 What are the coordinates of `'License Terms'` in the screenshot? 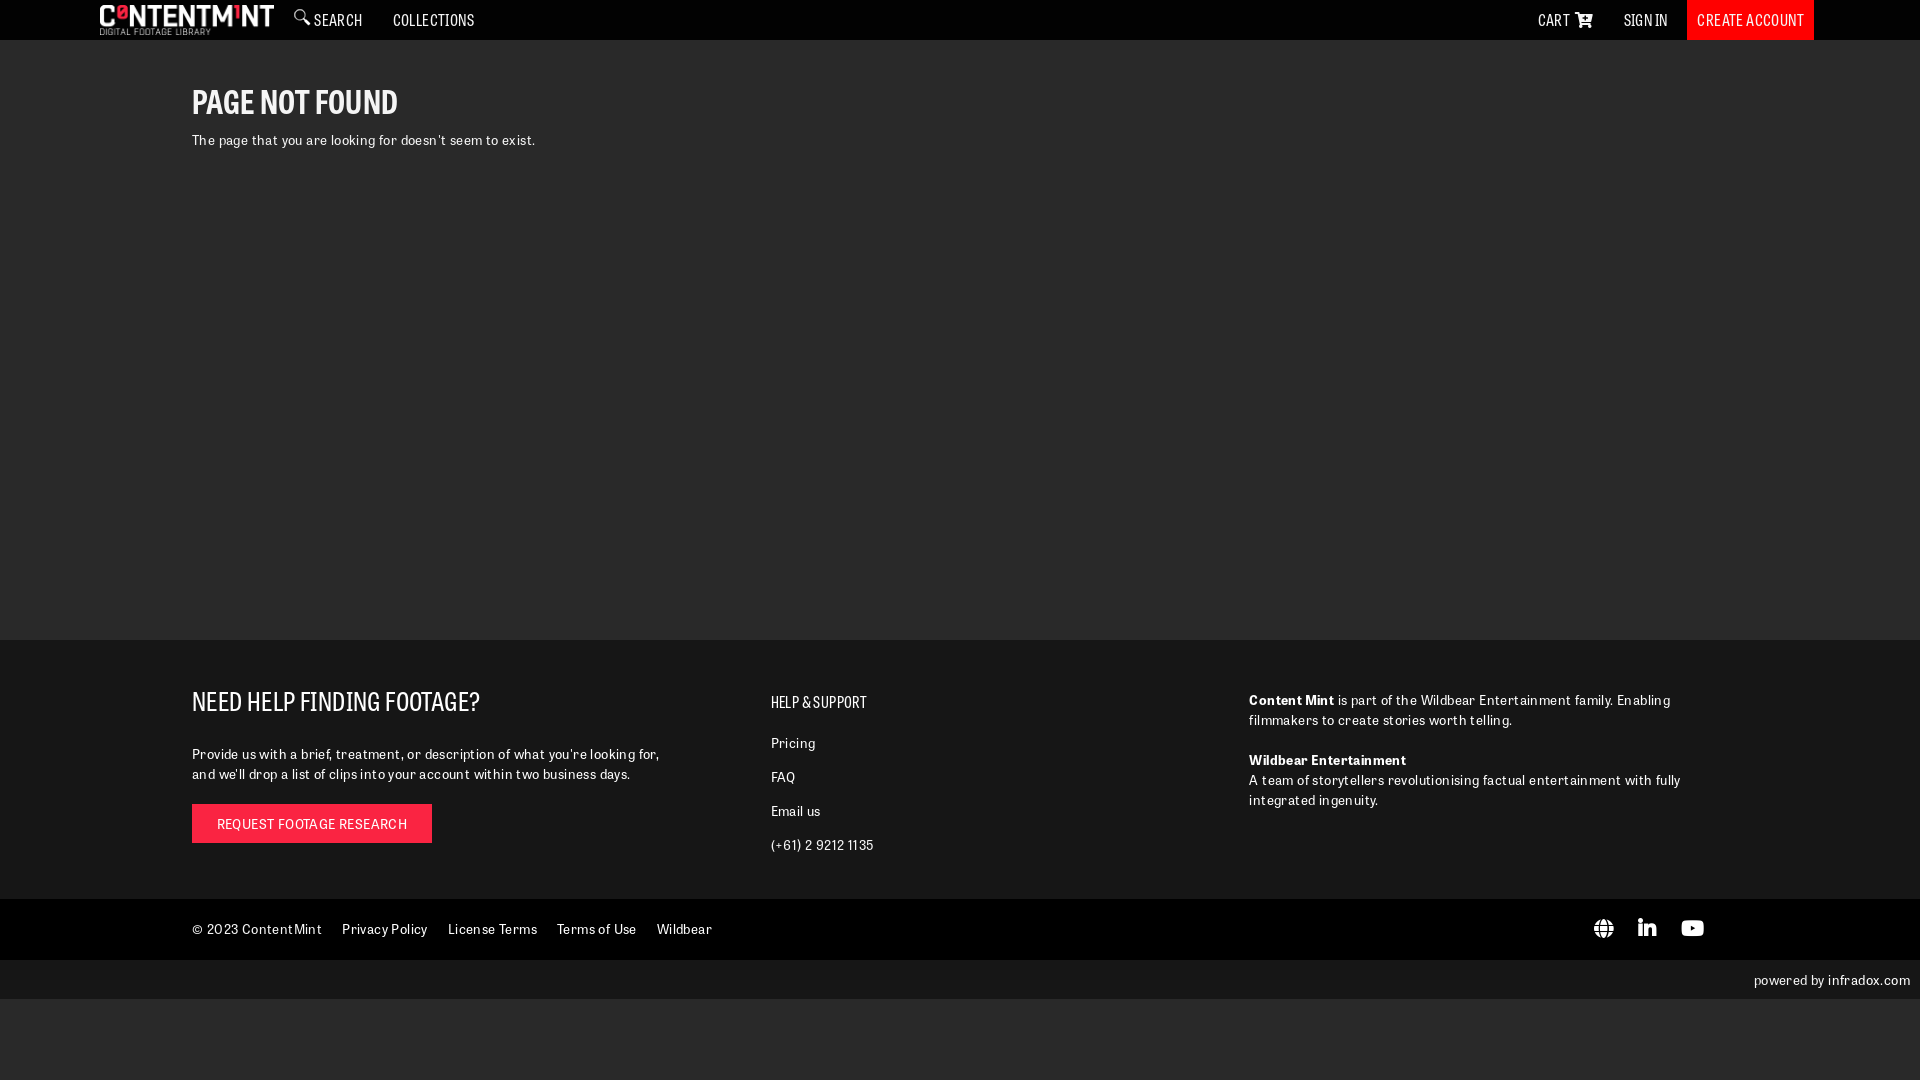 It's located at (492, 928).